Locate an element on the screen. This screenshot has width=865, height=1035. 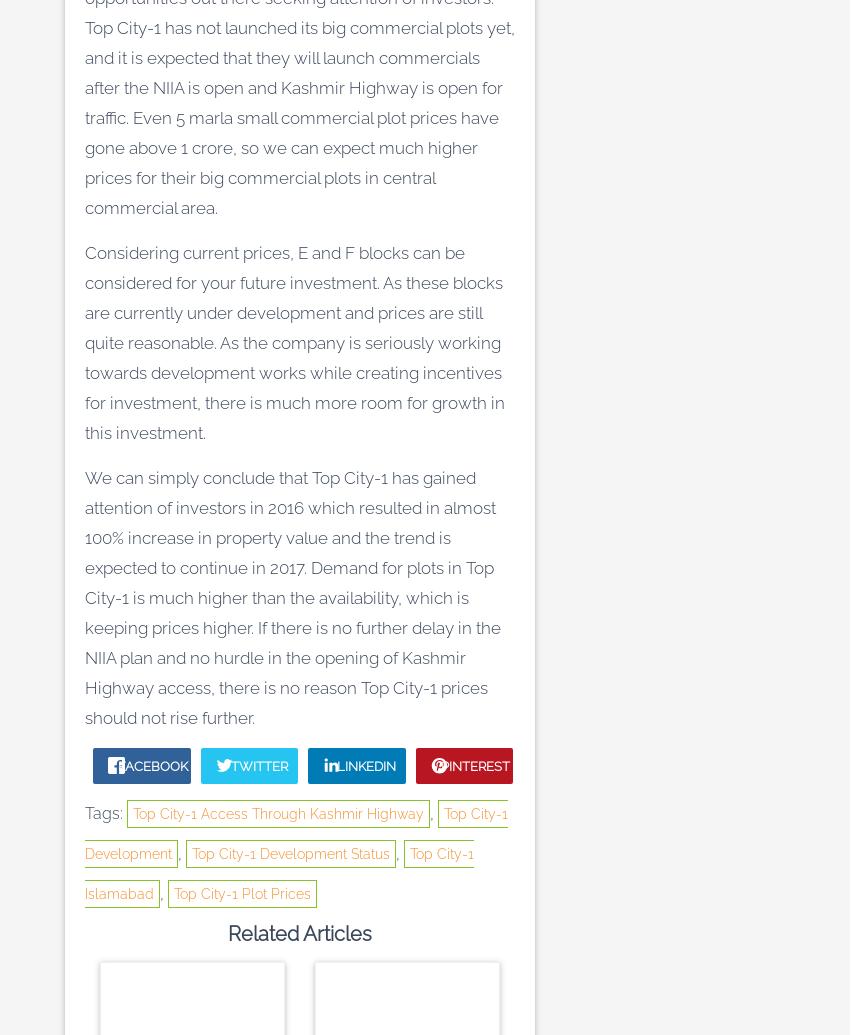
'pinterest' is located at coordinates (473, 765).